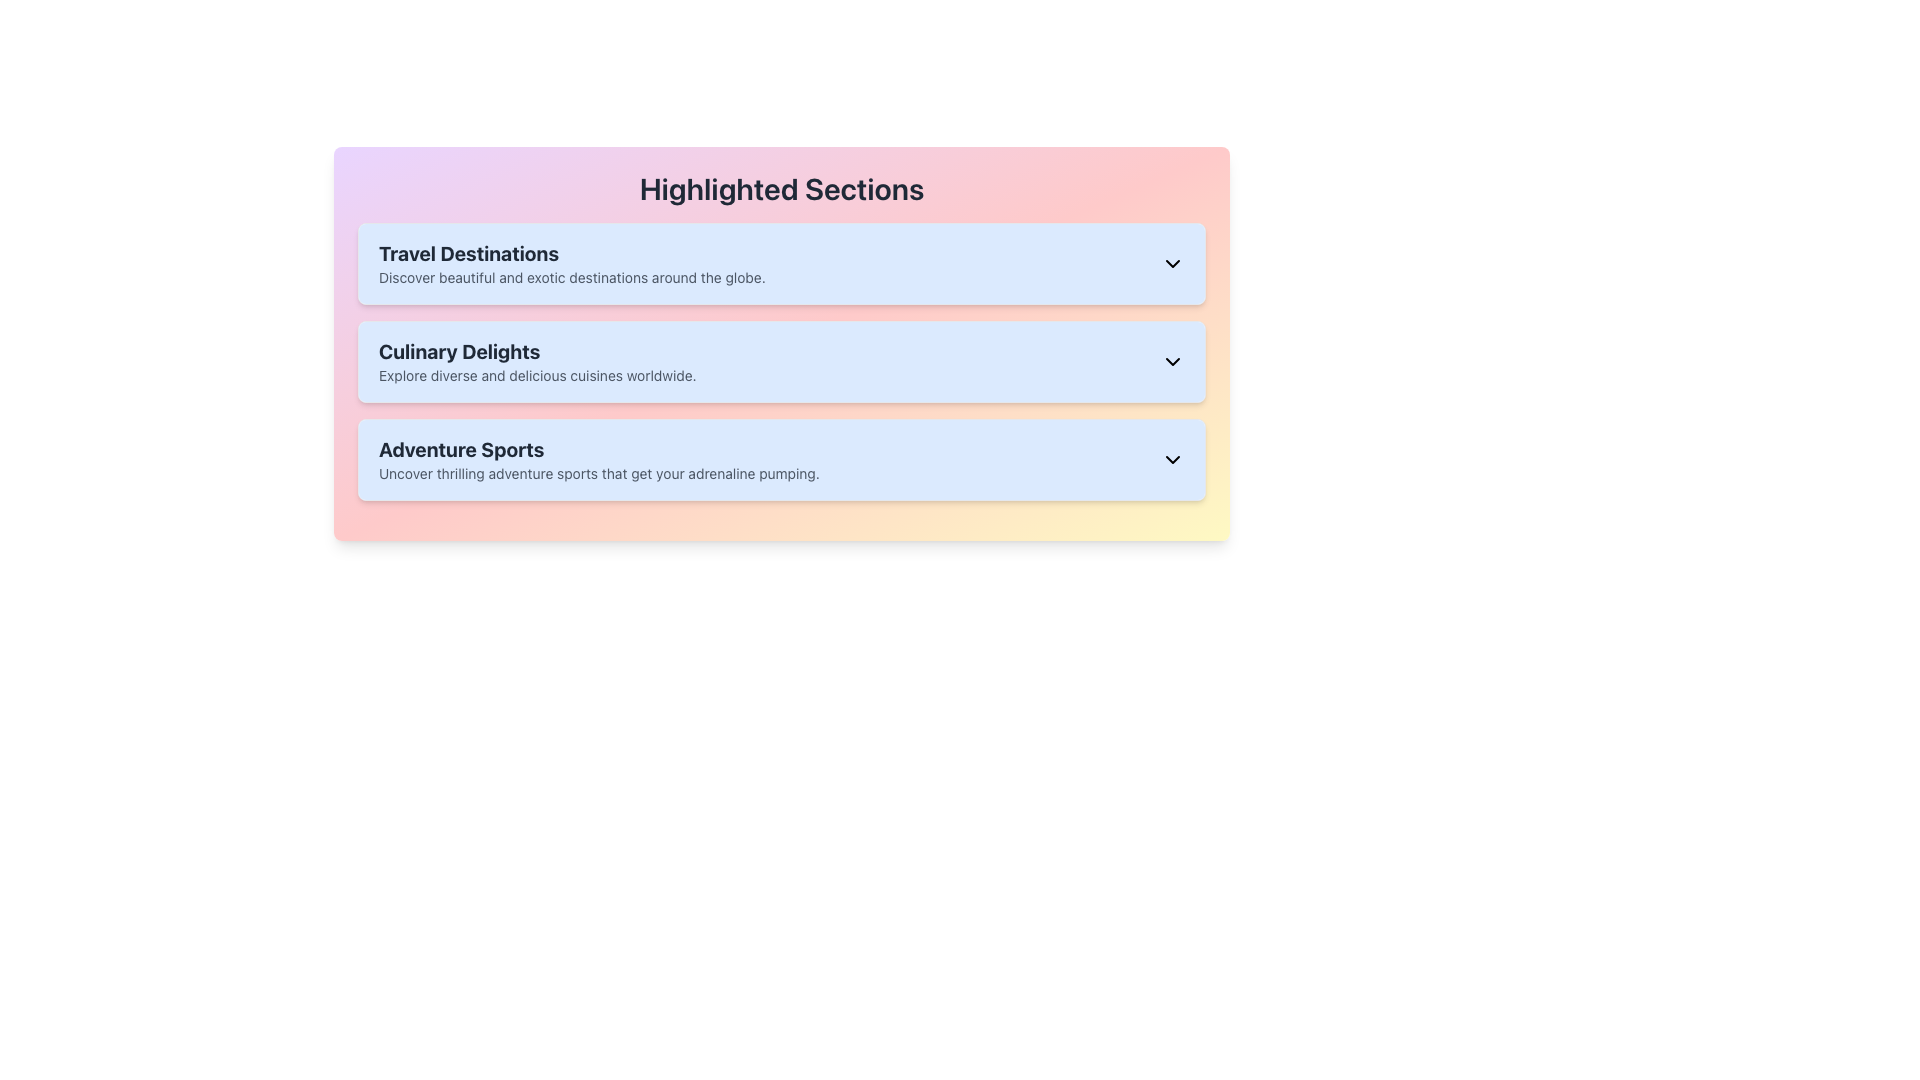  I want to click on the small, gray text that says 'Discover beautiful and exotic destinations around the globe.', which is located directly below the bold 'Travel Destinations' heading, so click(571, 277).